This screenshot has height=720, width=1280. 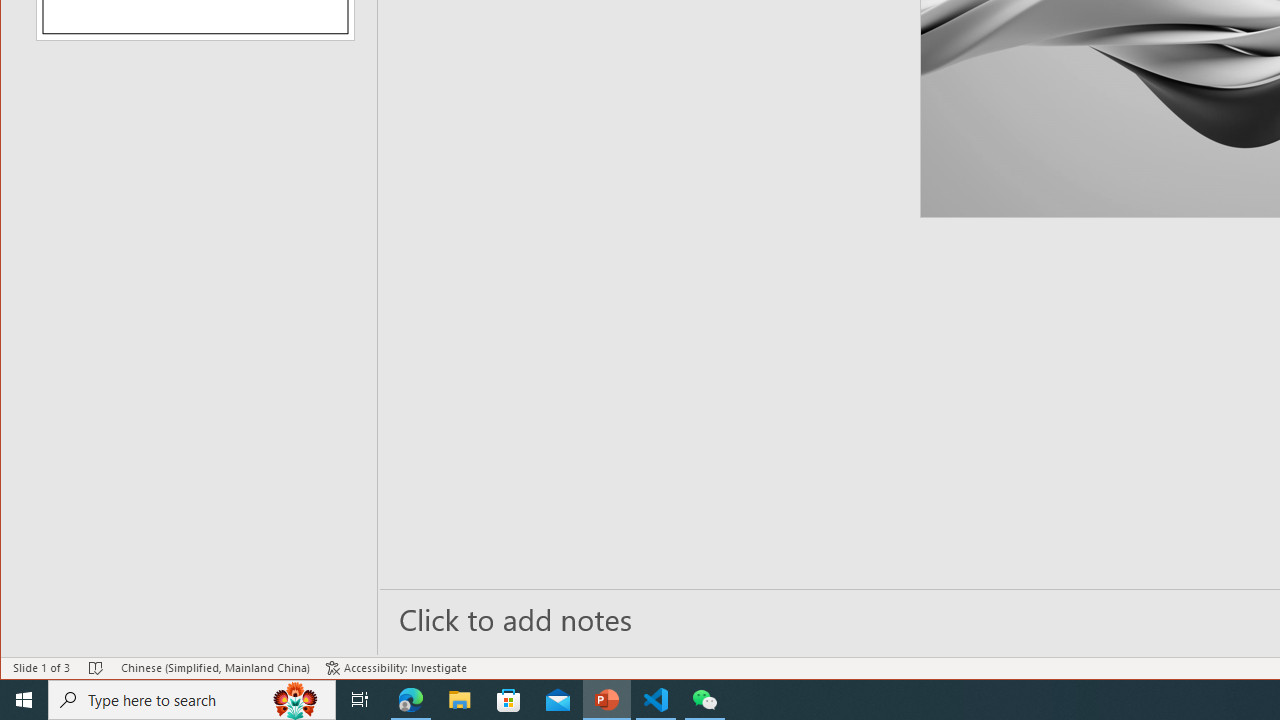 What do you see at coordinates (705, 698) in the screenshot?
I see `'WeChat - 1 running window'` at bounding box center [705, 698].